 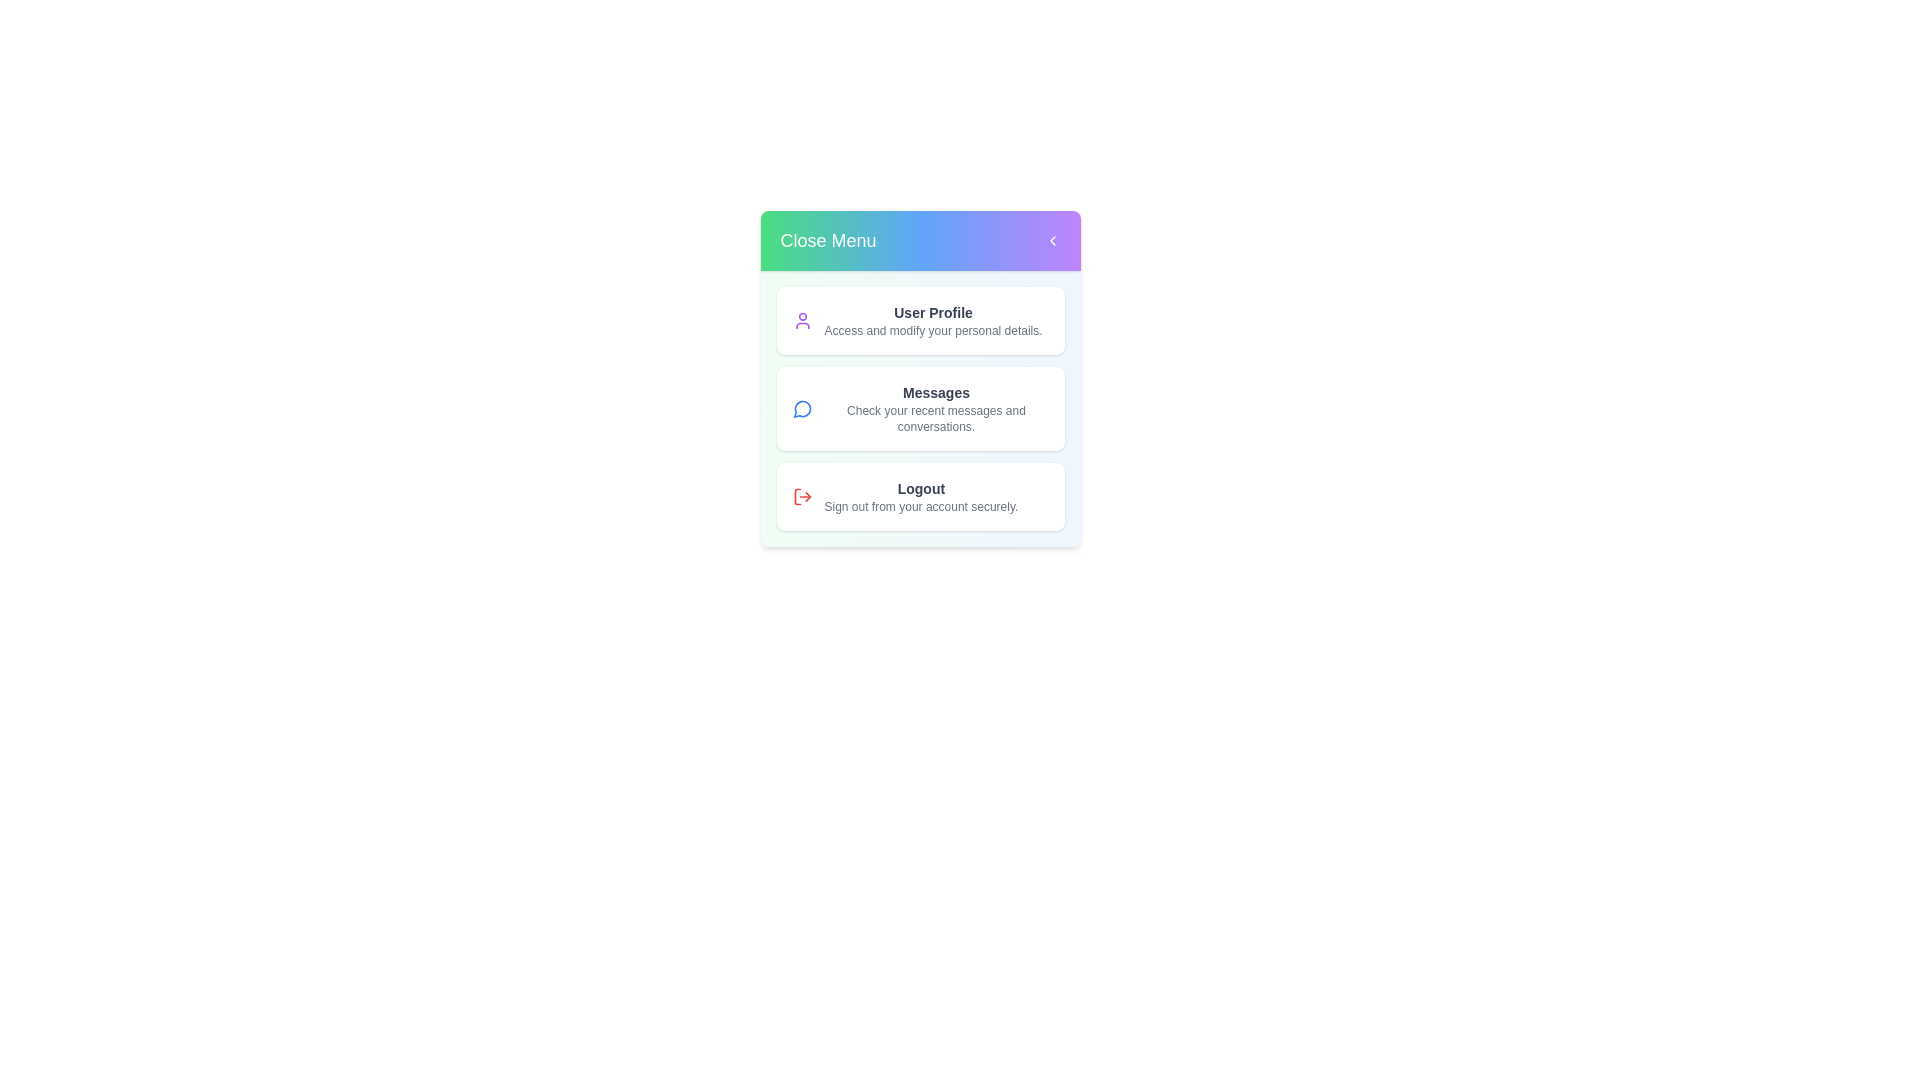 What do you see at coordinates (802, 319) in the screenshot?
I see `the User Profile icon in the ProfileMenu` at bounding box center [802, 319].